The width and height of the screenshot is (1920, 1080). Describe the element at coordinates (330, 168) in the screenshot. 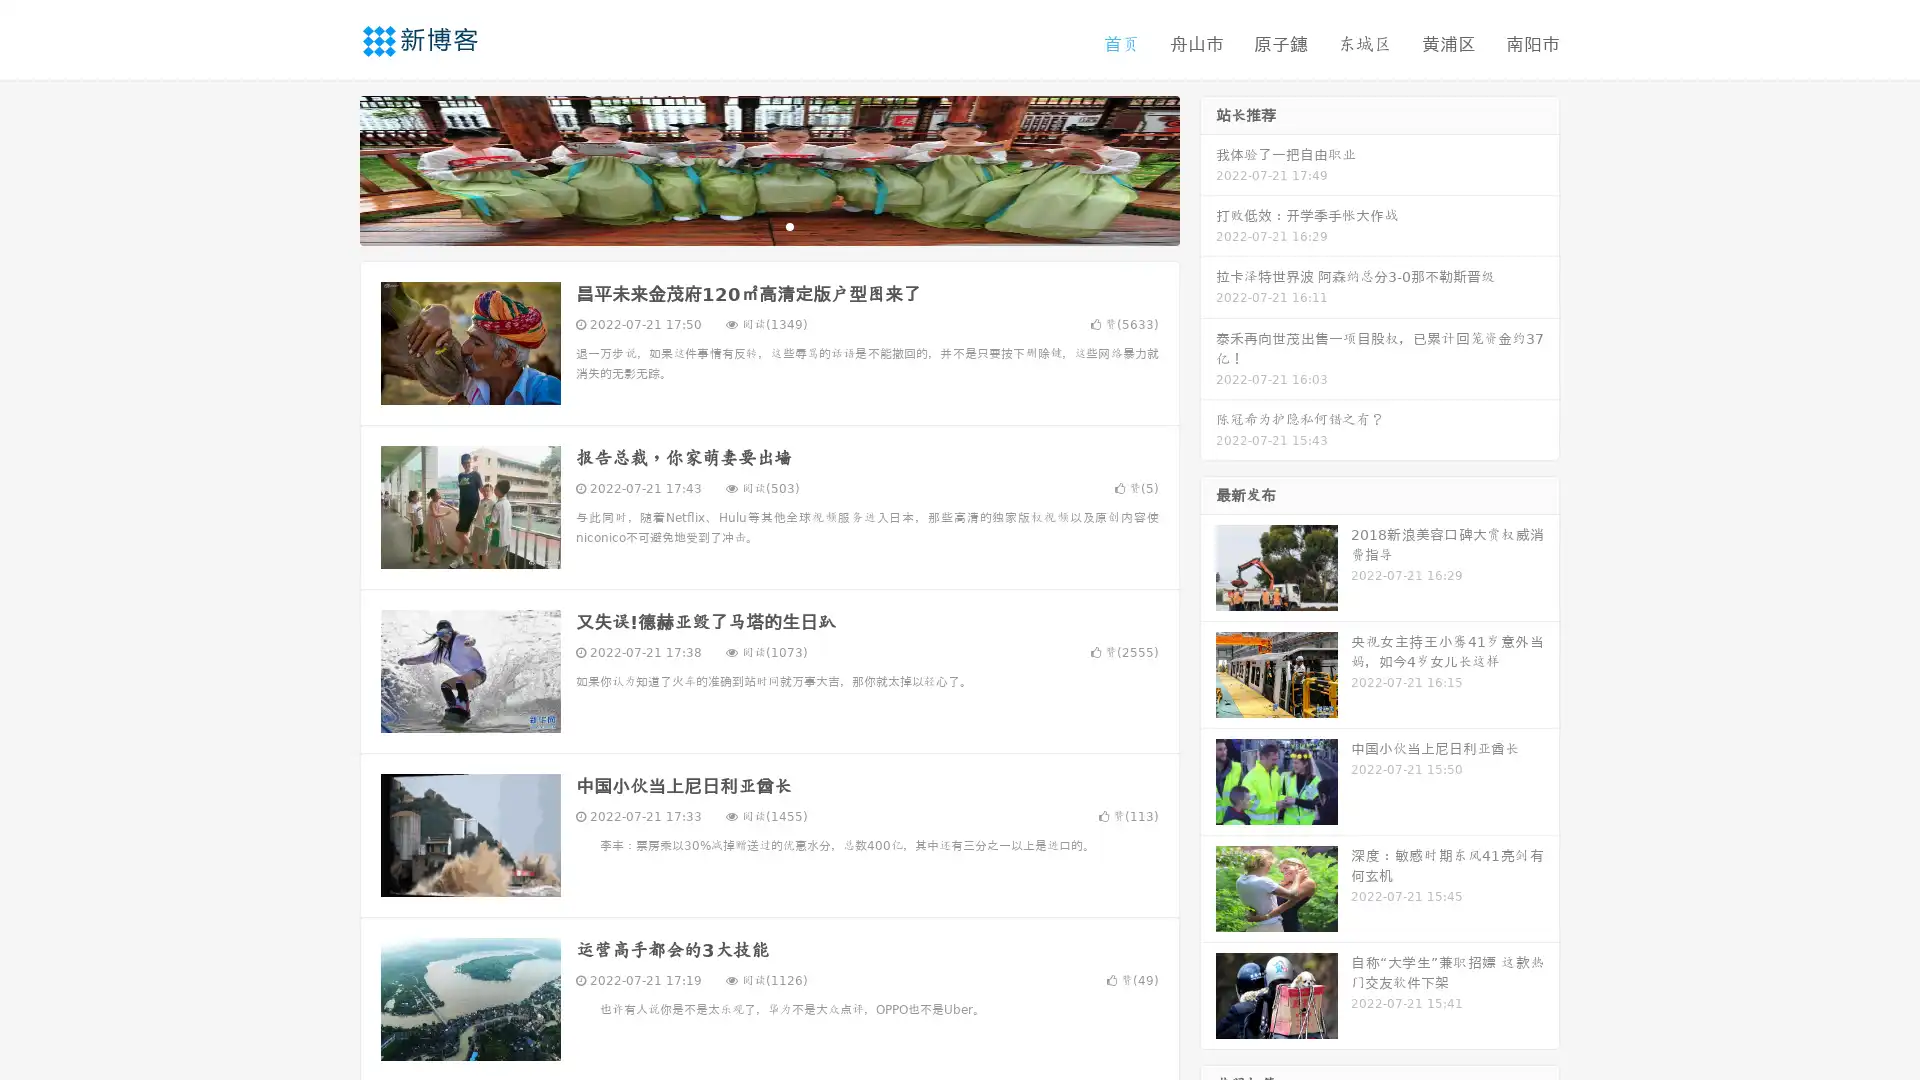

I see `Previous slide` at that location.